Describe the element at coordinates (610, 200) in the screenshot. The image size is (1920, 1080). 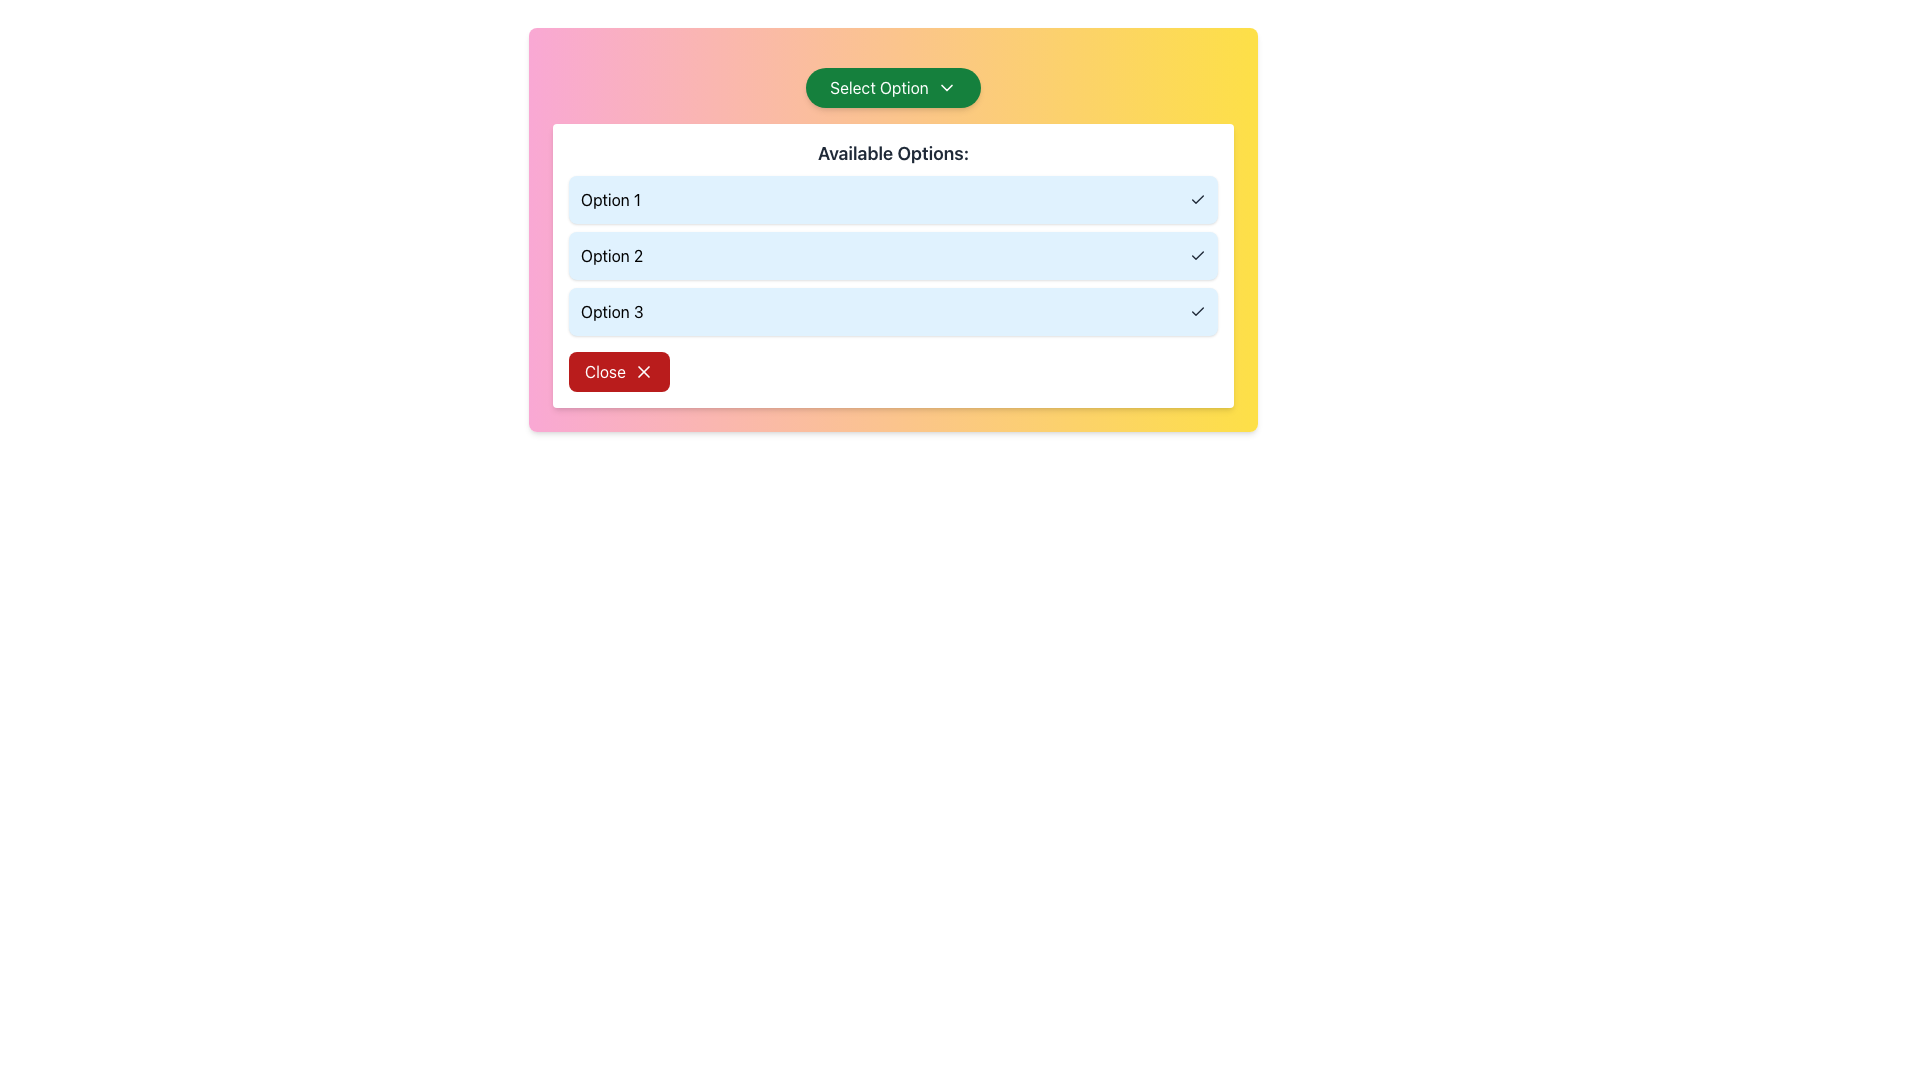
I see `text displayed in the 'Option 1' text label, which is in black font on a light blue background, located at the center of the first entry in a vertically stacked list of selectable options` at that location.